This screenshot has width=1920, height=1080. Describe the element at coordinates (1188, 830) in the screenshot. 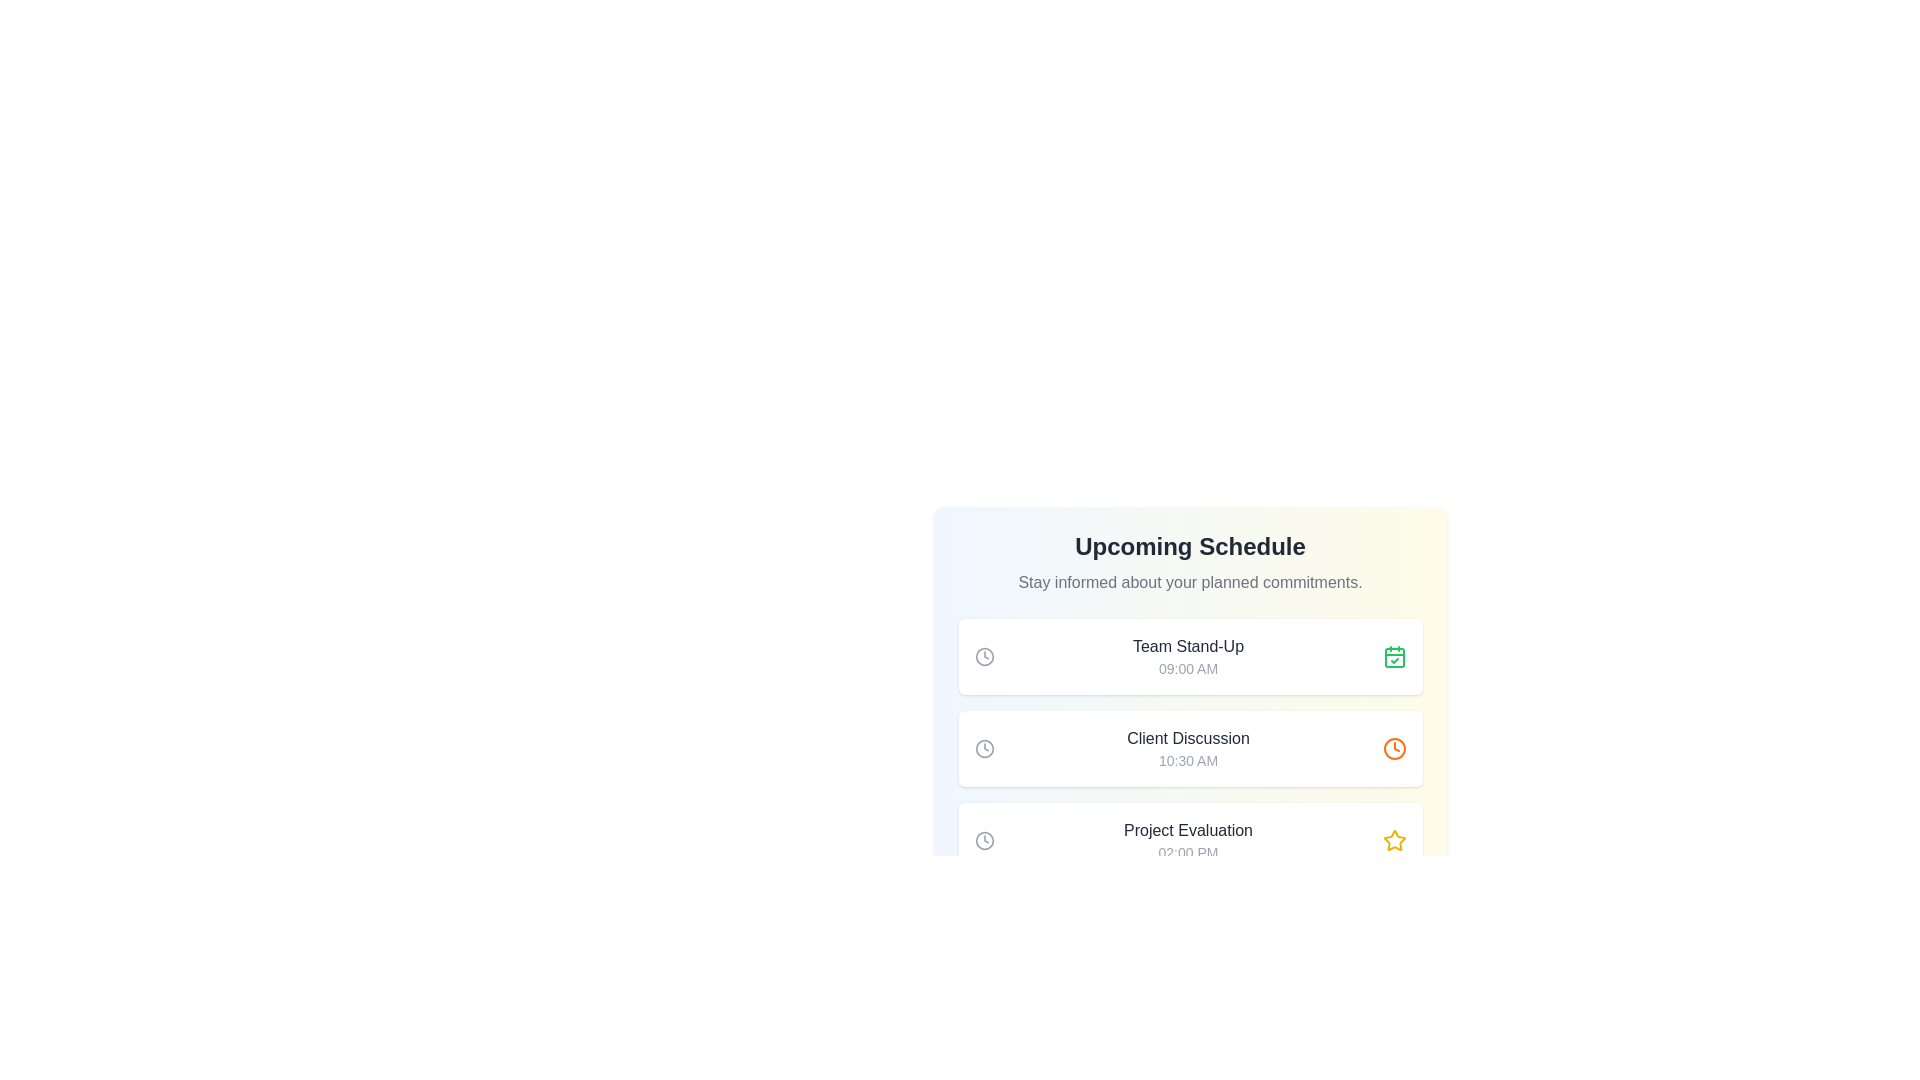

I see `the static text label that serves as the name of the activity scheduled at a specific time, positioned above '02:00 PM' and below 'Team Stand-Up' and 'Client Discussion'` at that location.